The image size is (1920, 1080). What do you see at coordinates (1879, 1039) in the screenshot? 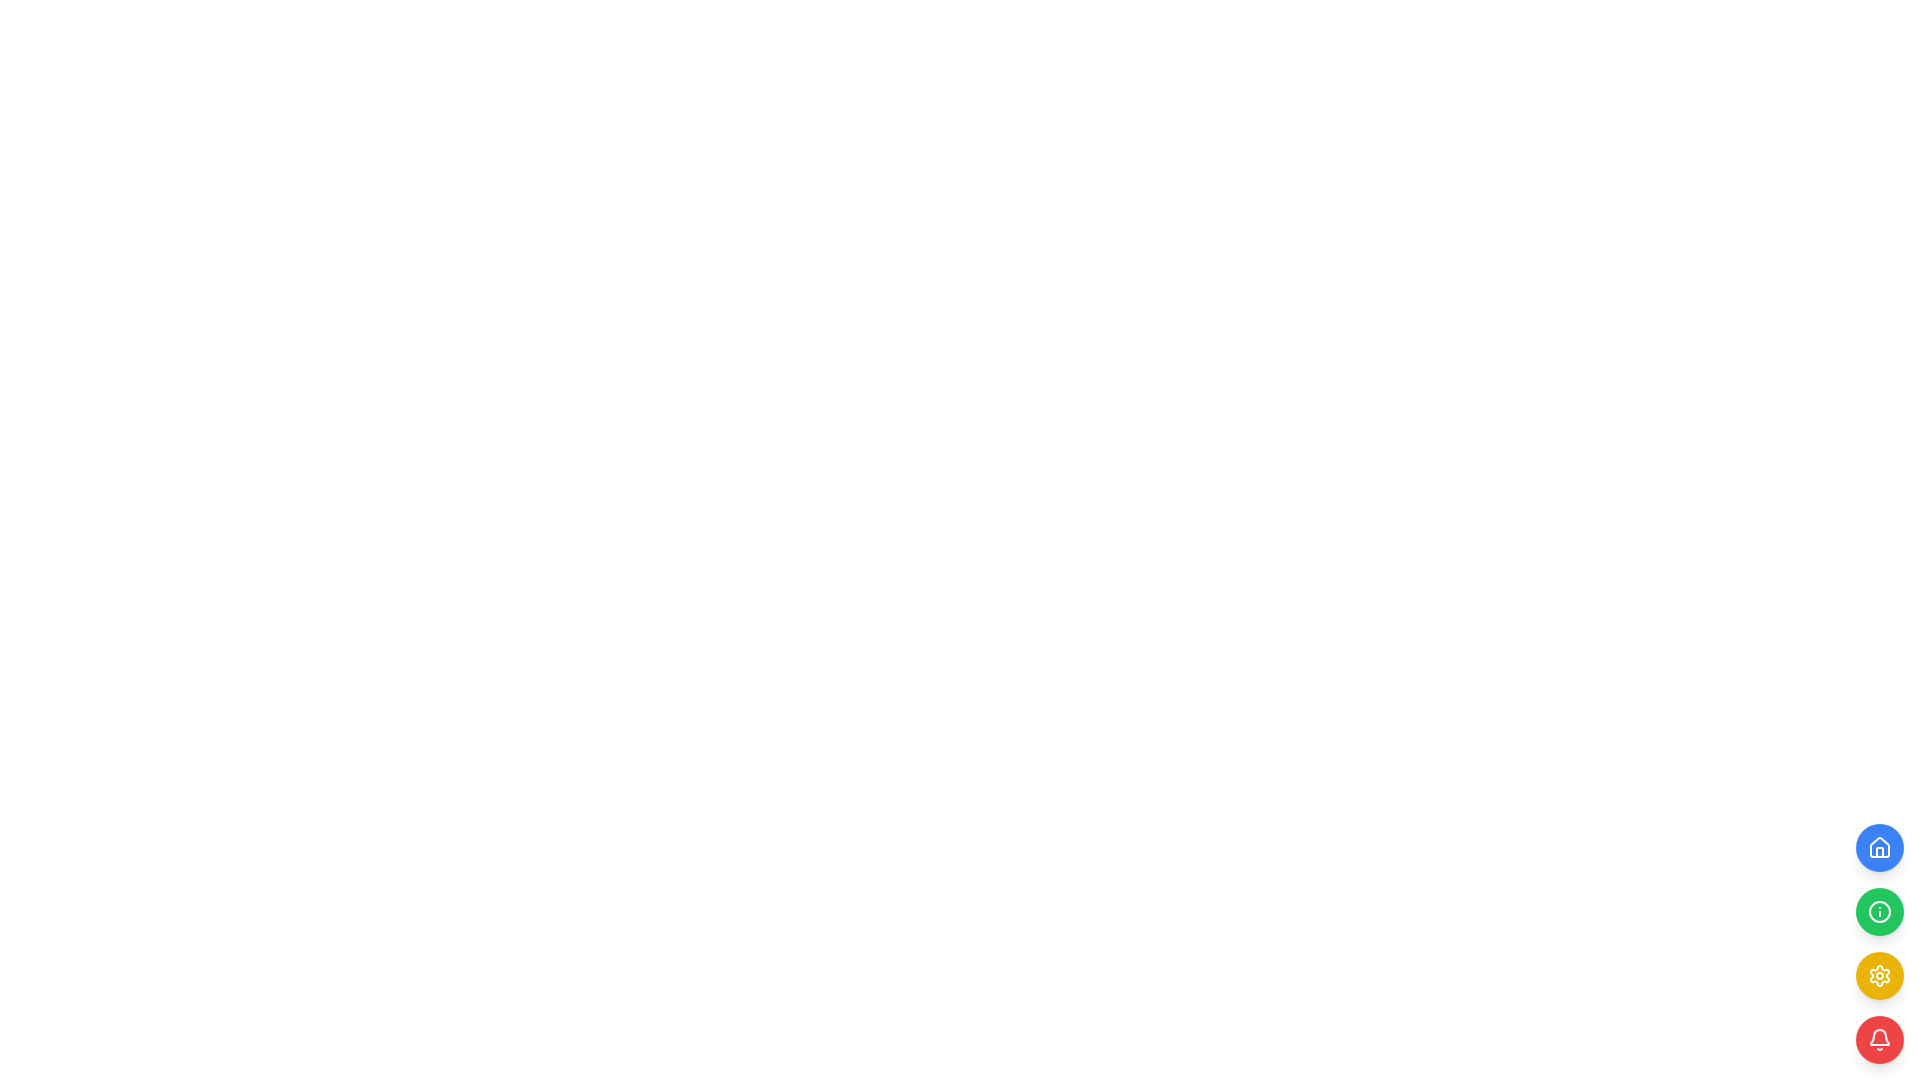
I see `the circular red button with a white bell icon located in the bottom-right corner of the interface` at bounding box center [1879, 1039].